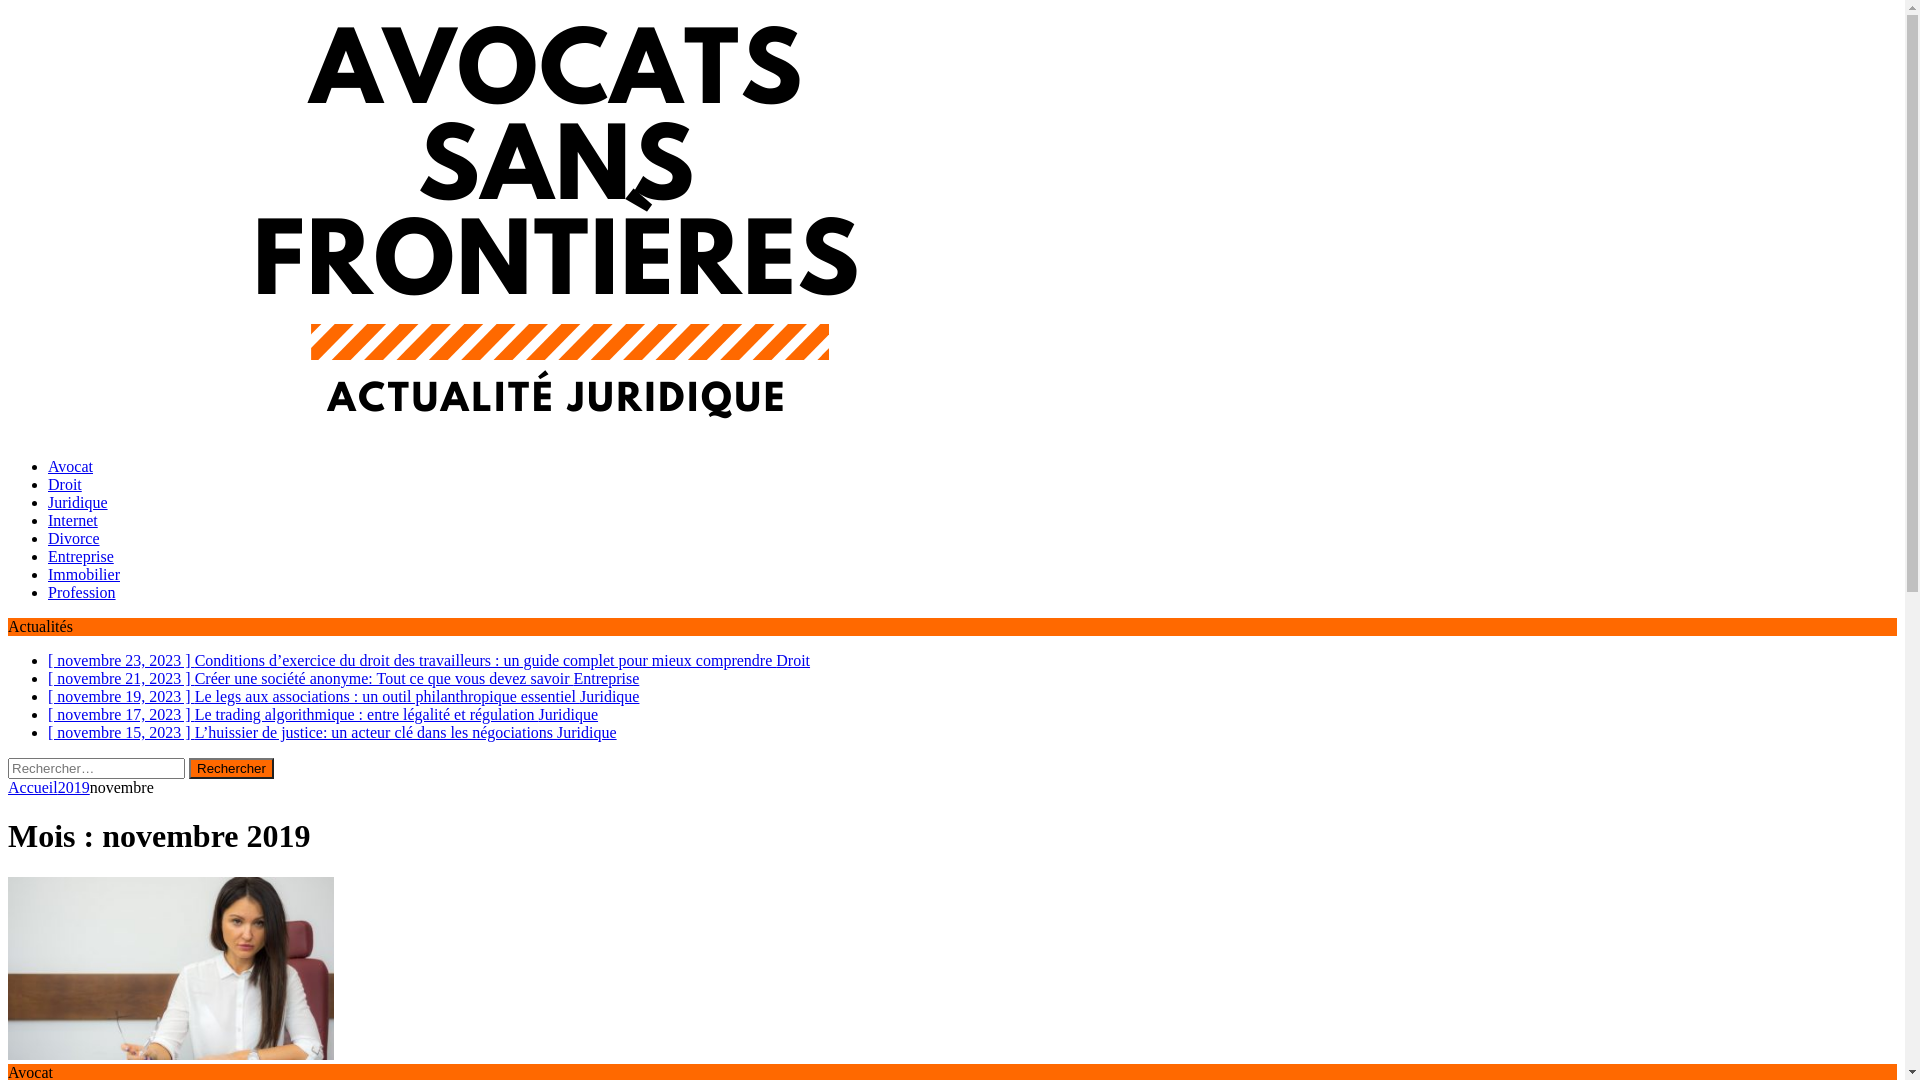 Image resolution: width=1920 pixels, height=1080 pixels. I want to click on 'Droit', so click(65, 484).